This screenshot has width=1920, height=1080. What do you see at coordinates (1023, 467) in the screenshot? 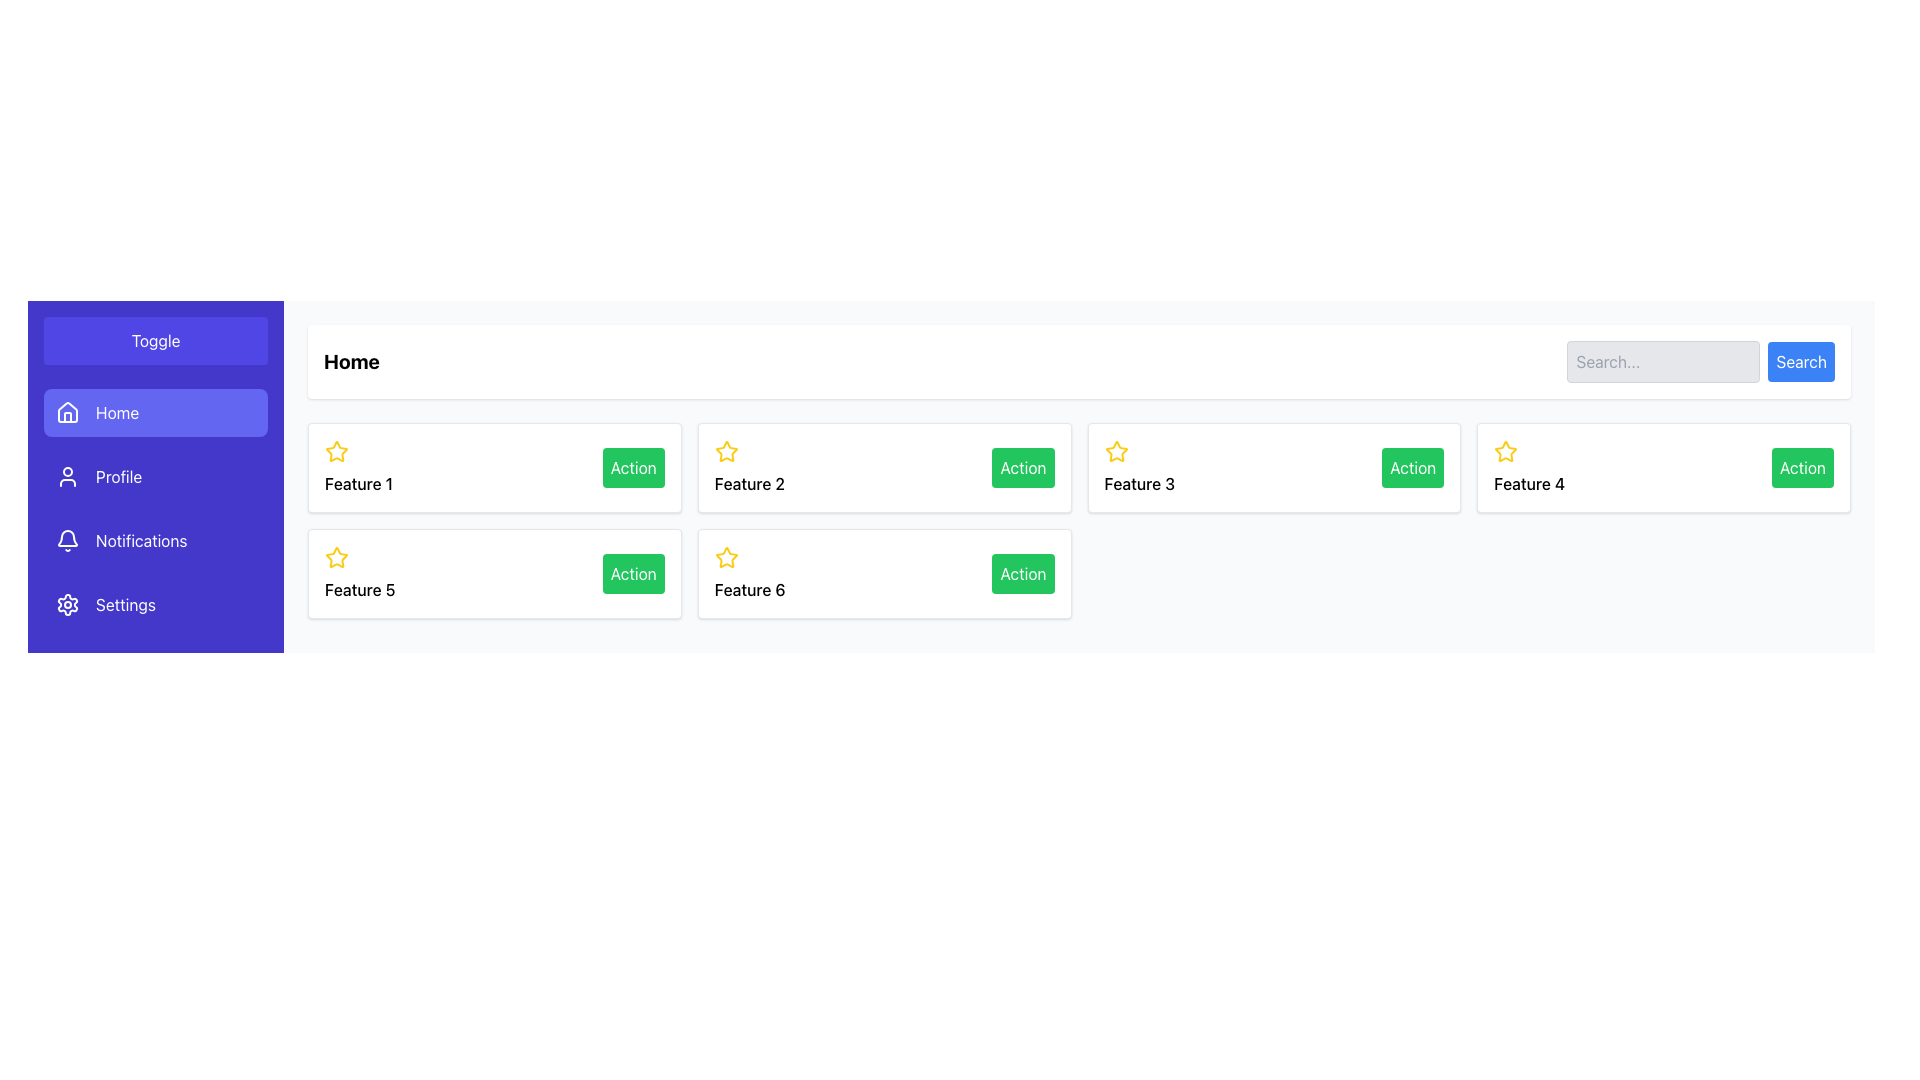
I see `the call-to-action button located in the right section of the card labeled 'Feature 2'` at bounding box center [1023, 467].